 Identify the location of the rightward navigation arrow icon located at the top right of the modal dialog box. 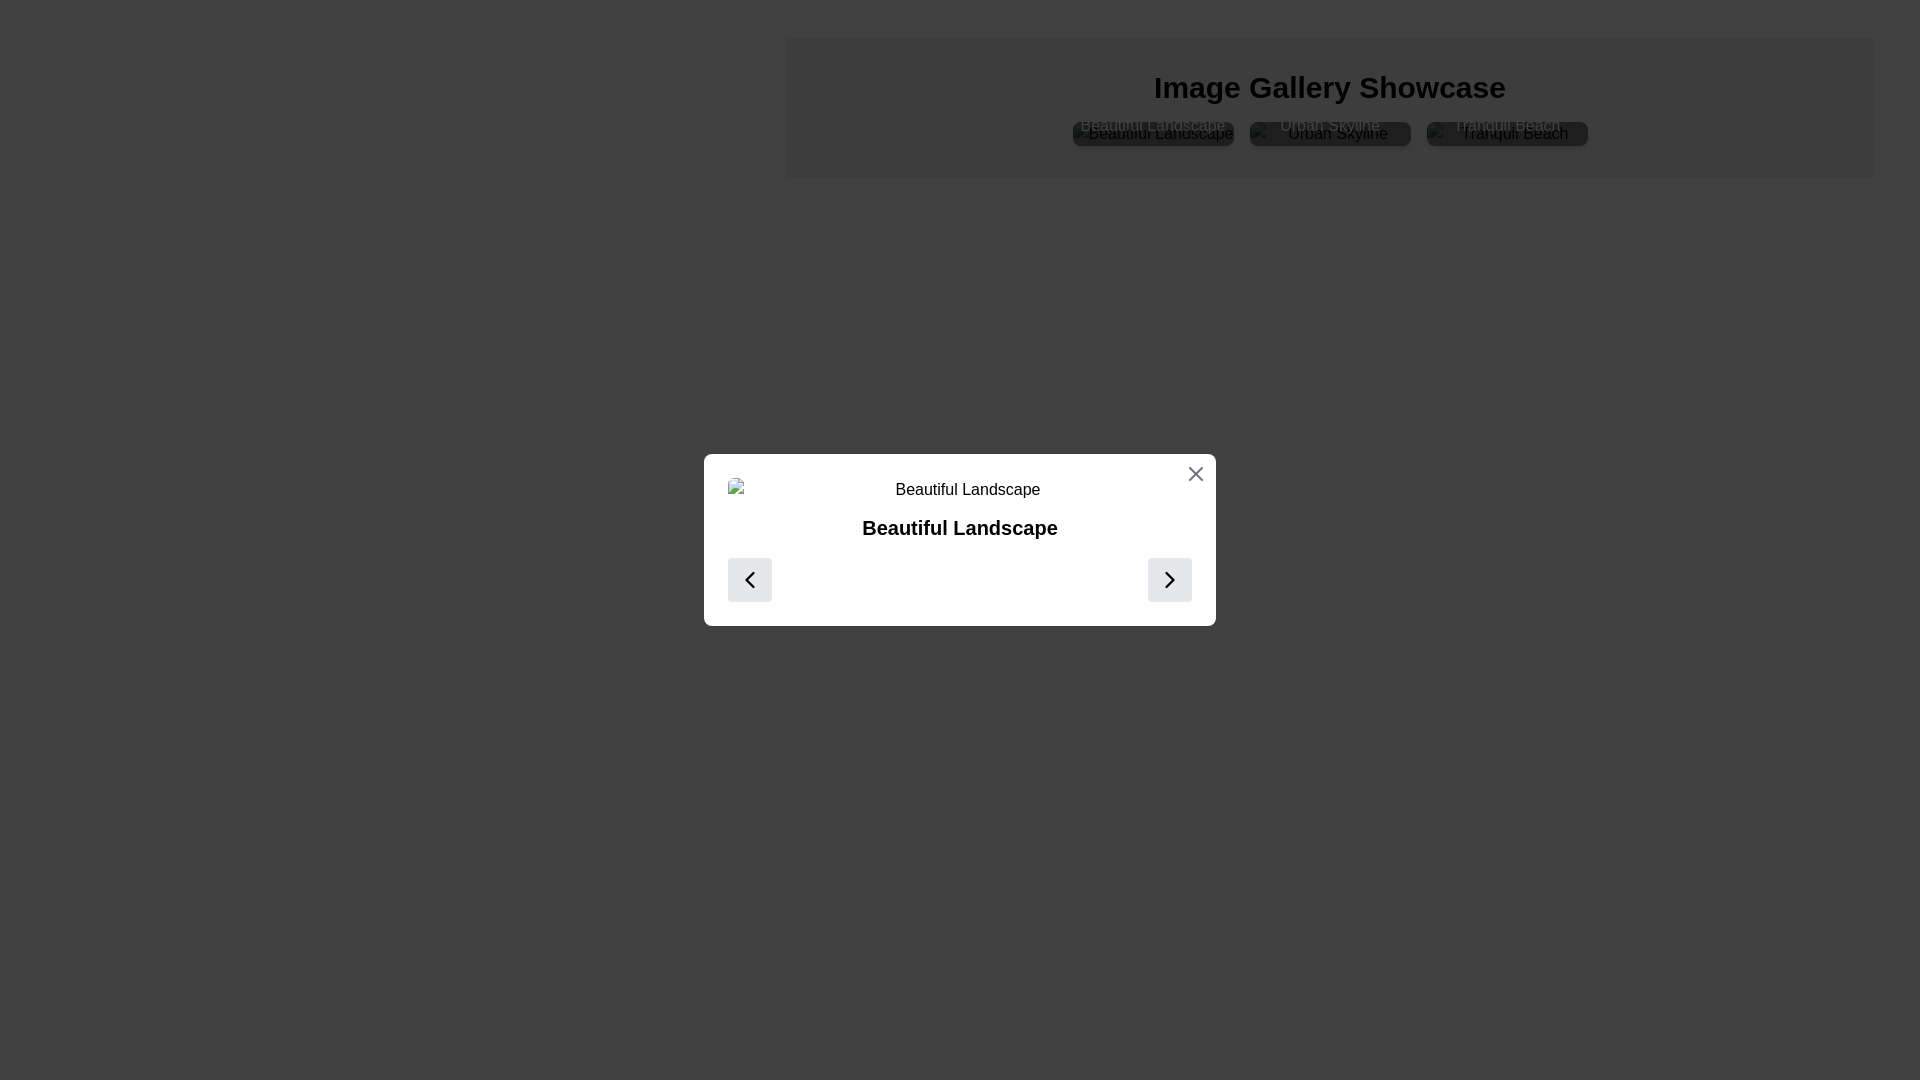
(1170, 579).